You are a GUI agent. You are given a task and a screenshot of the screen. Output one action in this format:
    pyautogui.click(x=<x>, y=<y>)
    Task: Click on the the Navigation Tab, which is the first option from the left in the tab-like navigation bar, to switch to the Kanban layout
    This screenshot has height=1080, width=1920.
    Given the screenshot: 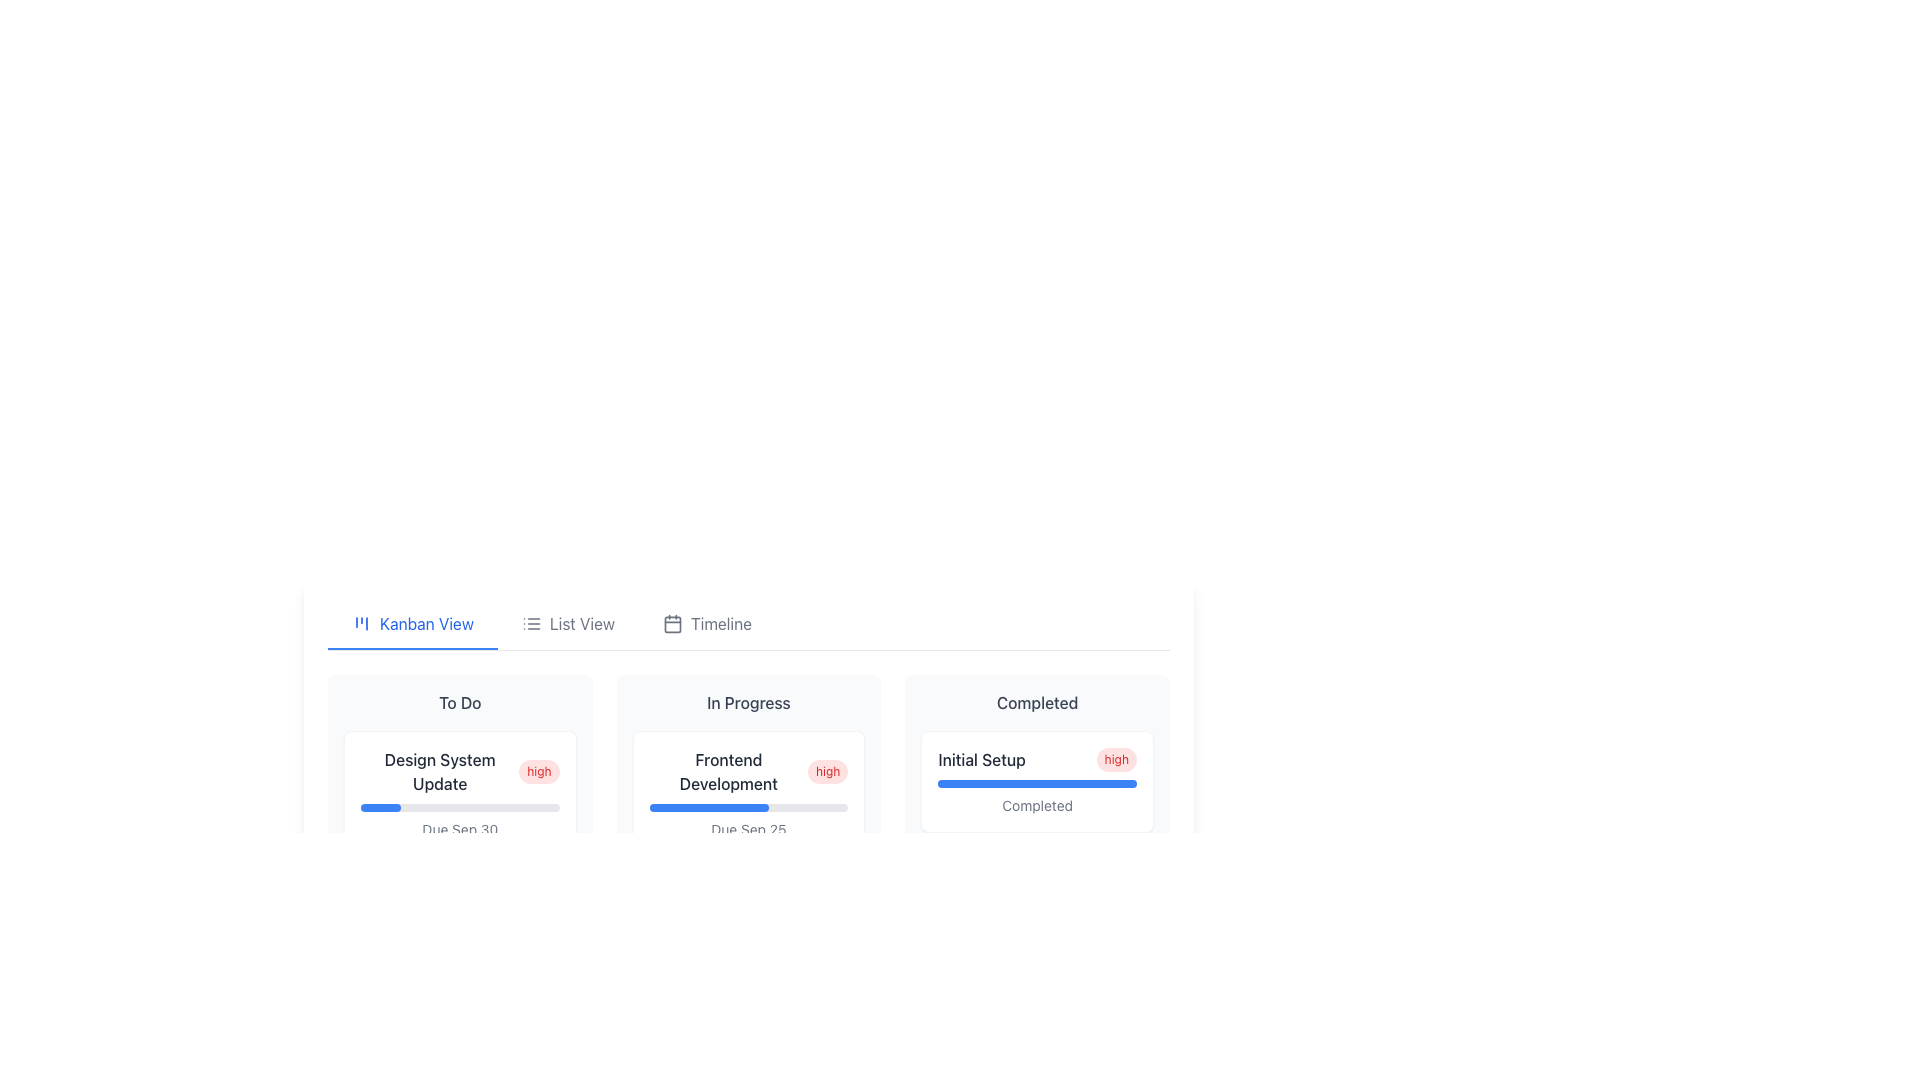 What is the action you would take?
    pyautogui.click(x=411, y=623)
    